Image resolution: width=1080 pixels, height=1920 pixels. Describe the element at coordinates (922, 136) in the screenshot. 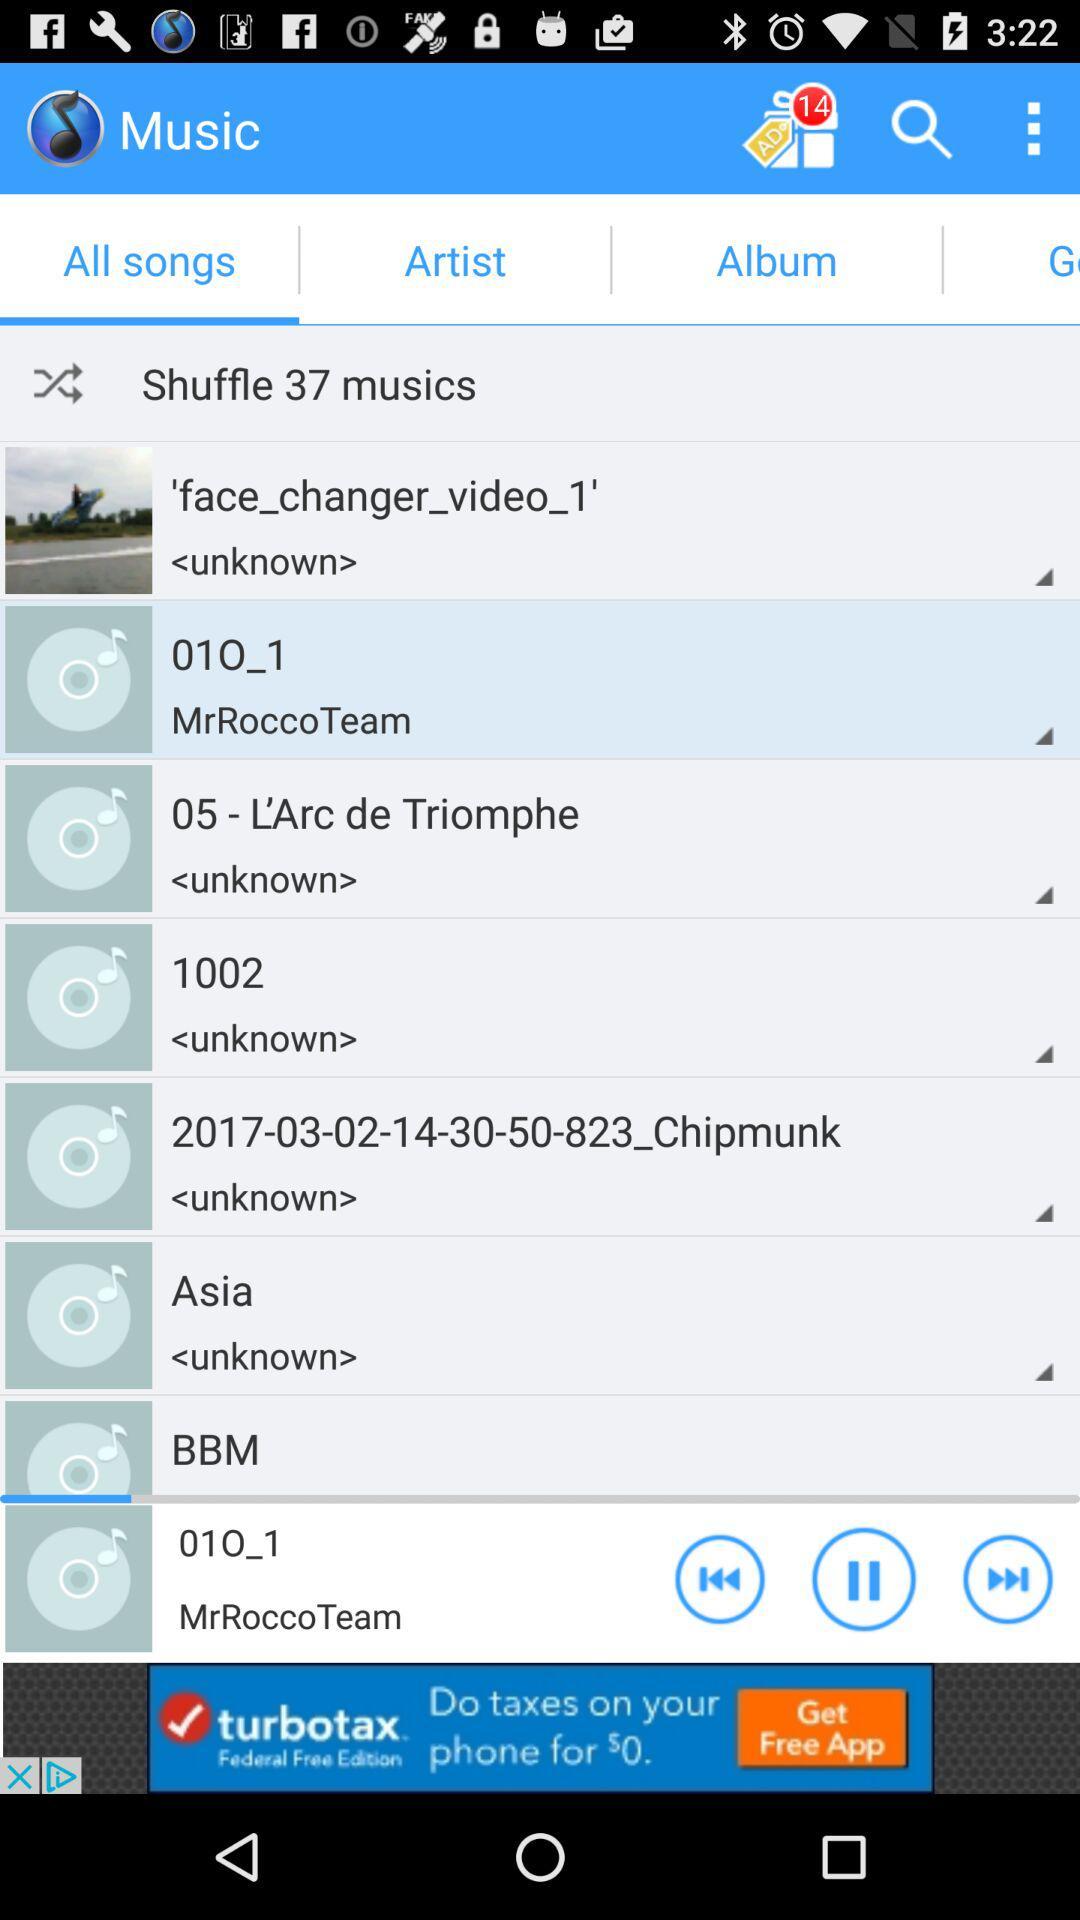

I see `the search icon` at that location.